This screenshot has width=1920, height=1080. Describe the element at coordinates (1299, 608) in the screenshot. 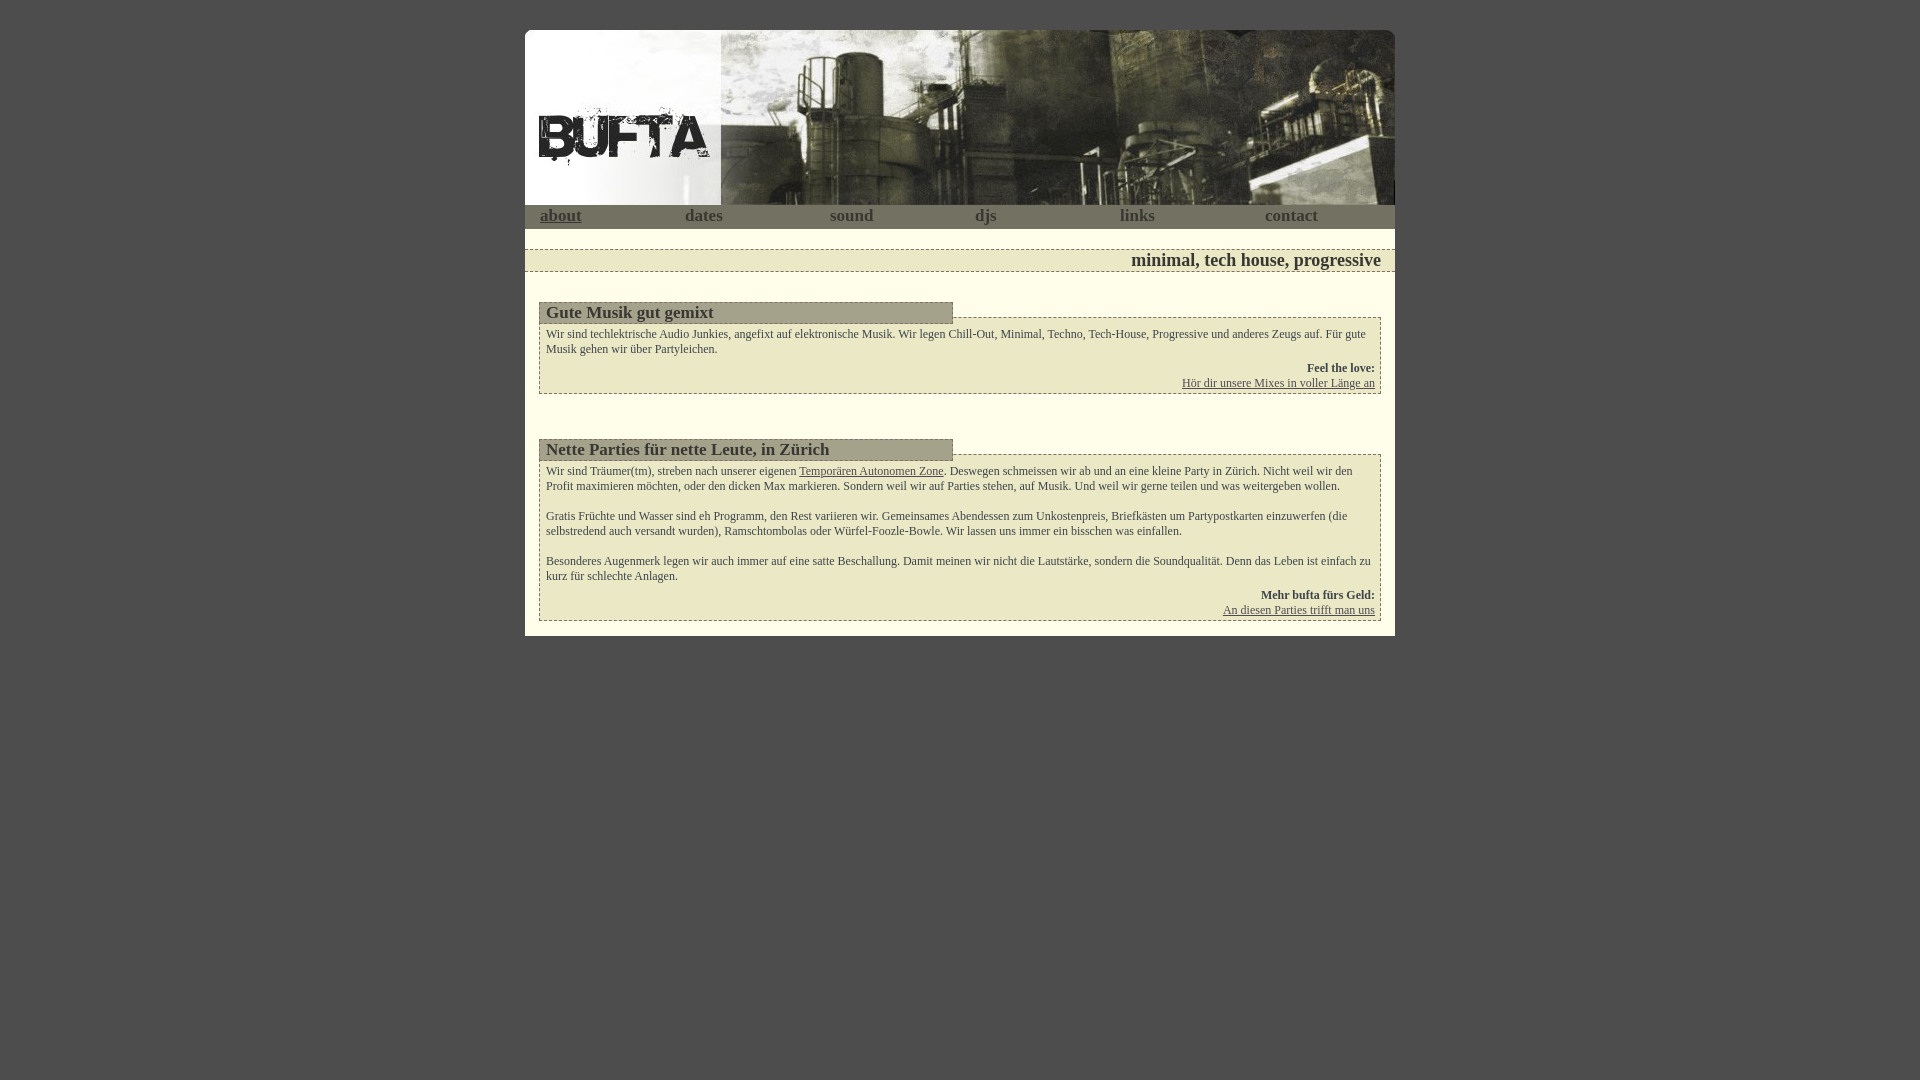

I see `'An diesen Parties trifft man uns'` at that location.